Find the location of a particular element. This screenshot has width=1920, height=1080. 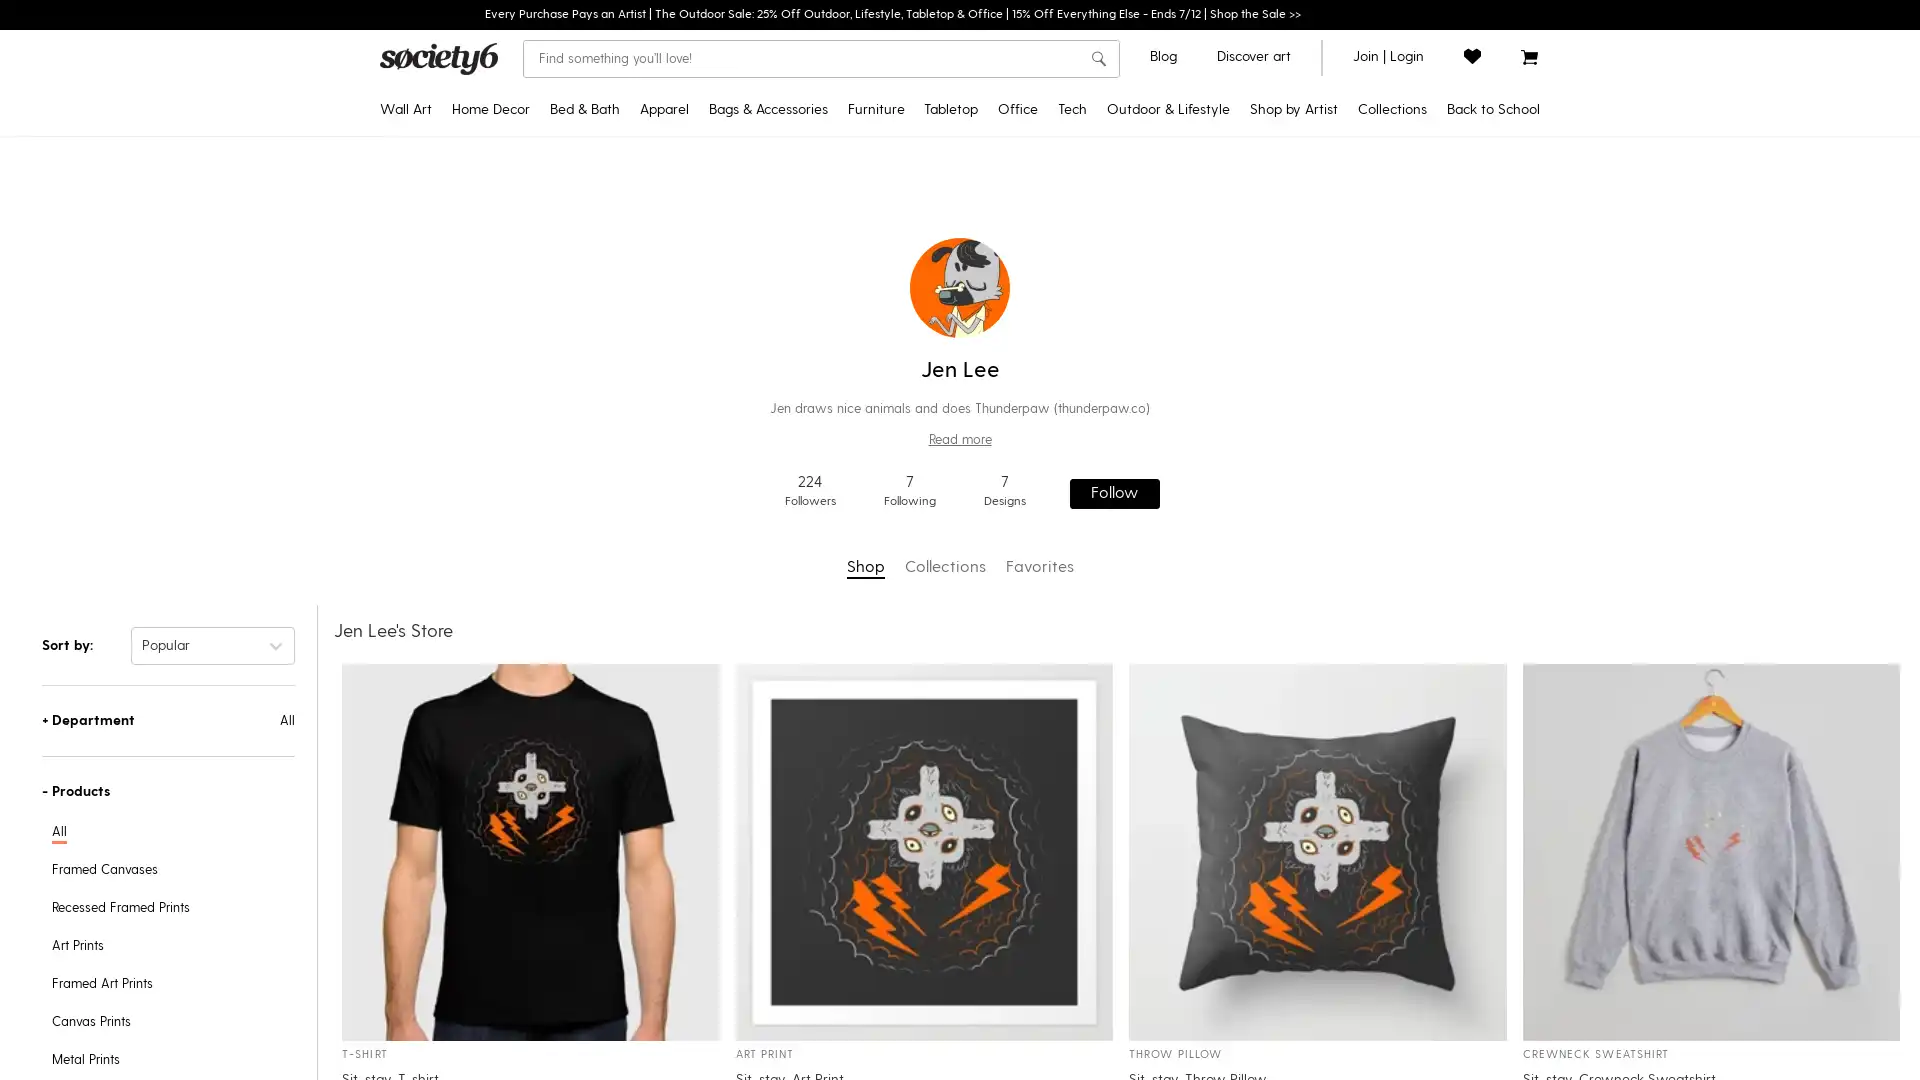

T-Shirts is located at coordinates (726, 160).